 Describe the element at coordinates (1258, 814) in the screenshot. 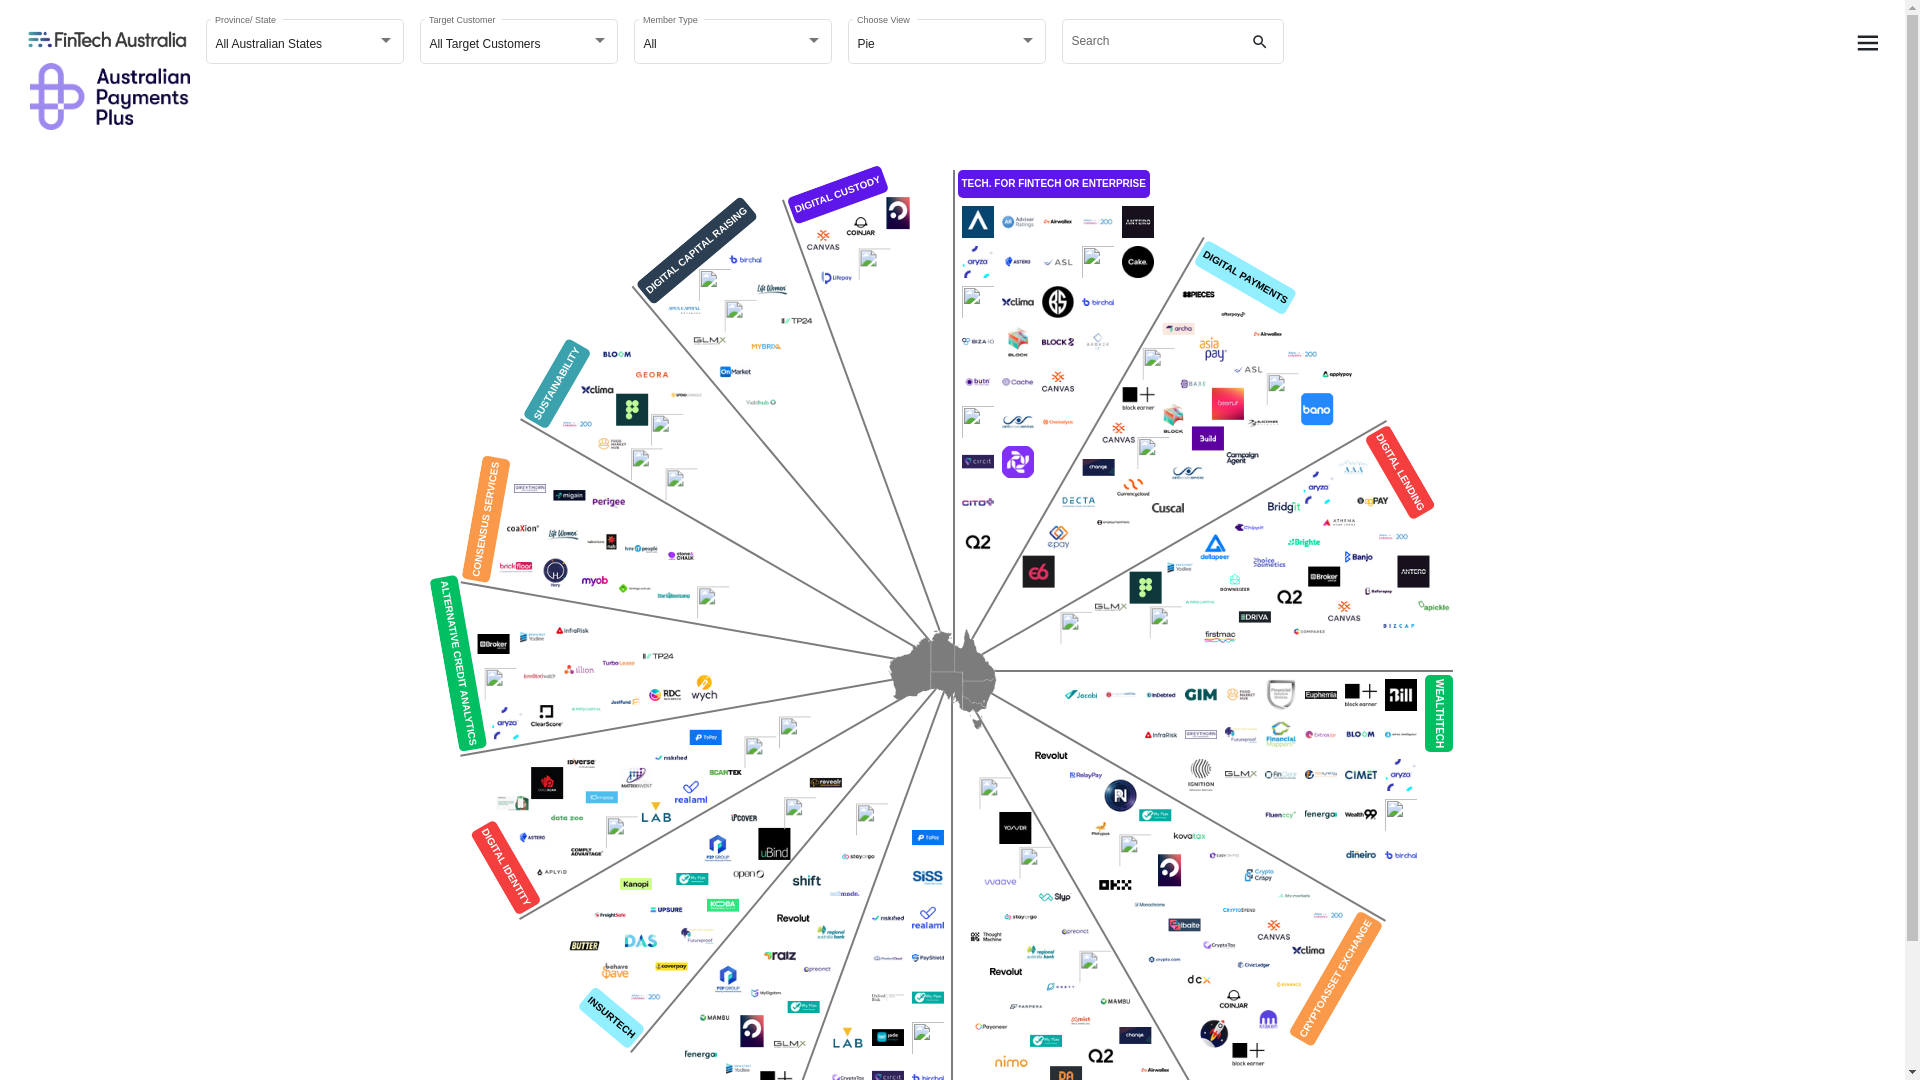

I see `'Fluenccy'` at that location.